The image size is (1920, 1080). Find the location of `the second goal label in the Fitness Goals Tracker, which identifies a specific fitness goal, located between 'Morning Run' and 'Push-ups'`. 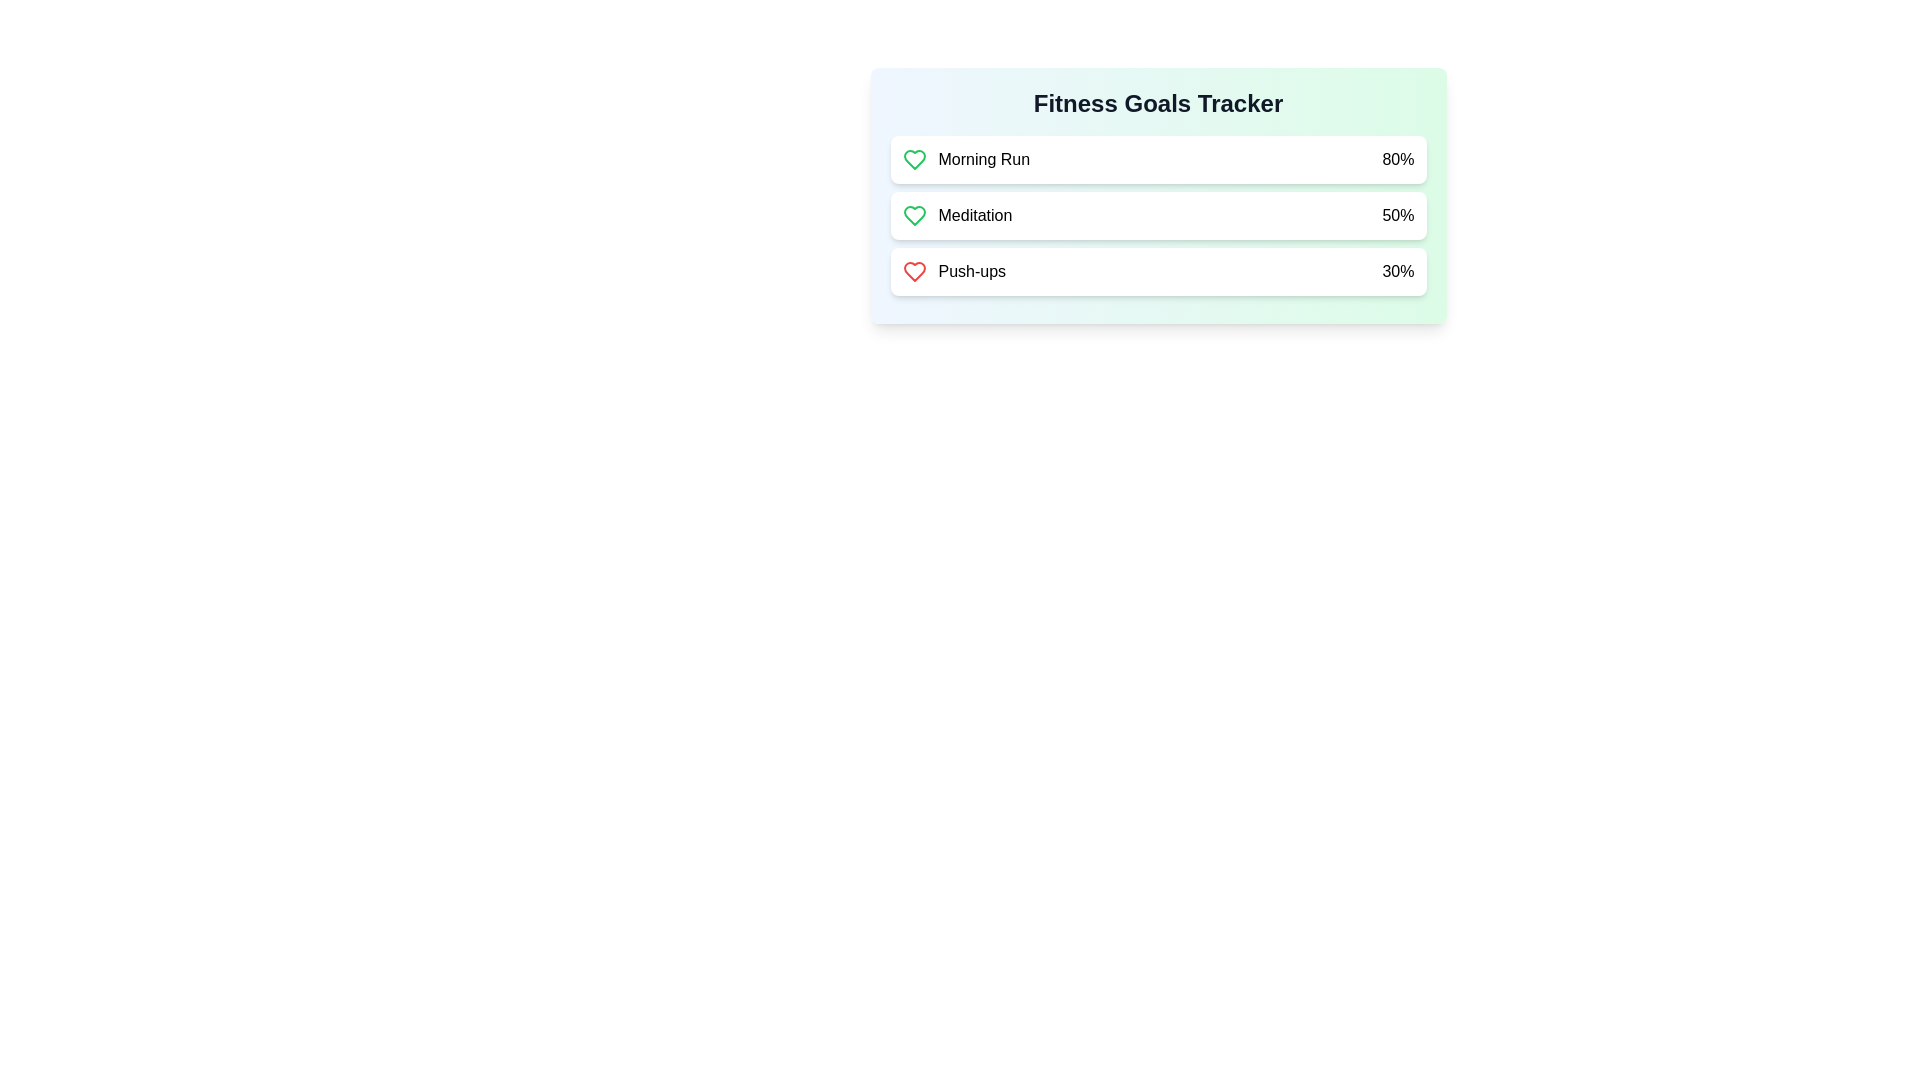

the second goal label in the Fitness Goals Tracker, which identifies a specific fitness goal, located between 'Morning Run' and 'Push-ups' is located at coordinates (975, 216).